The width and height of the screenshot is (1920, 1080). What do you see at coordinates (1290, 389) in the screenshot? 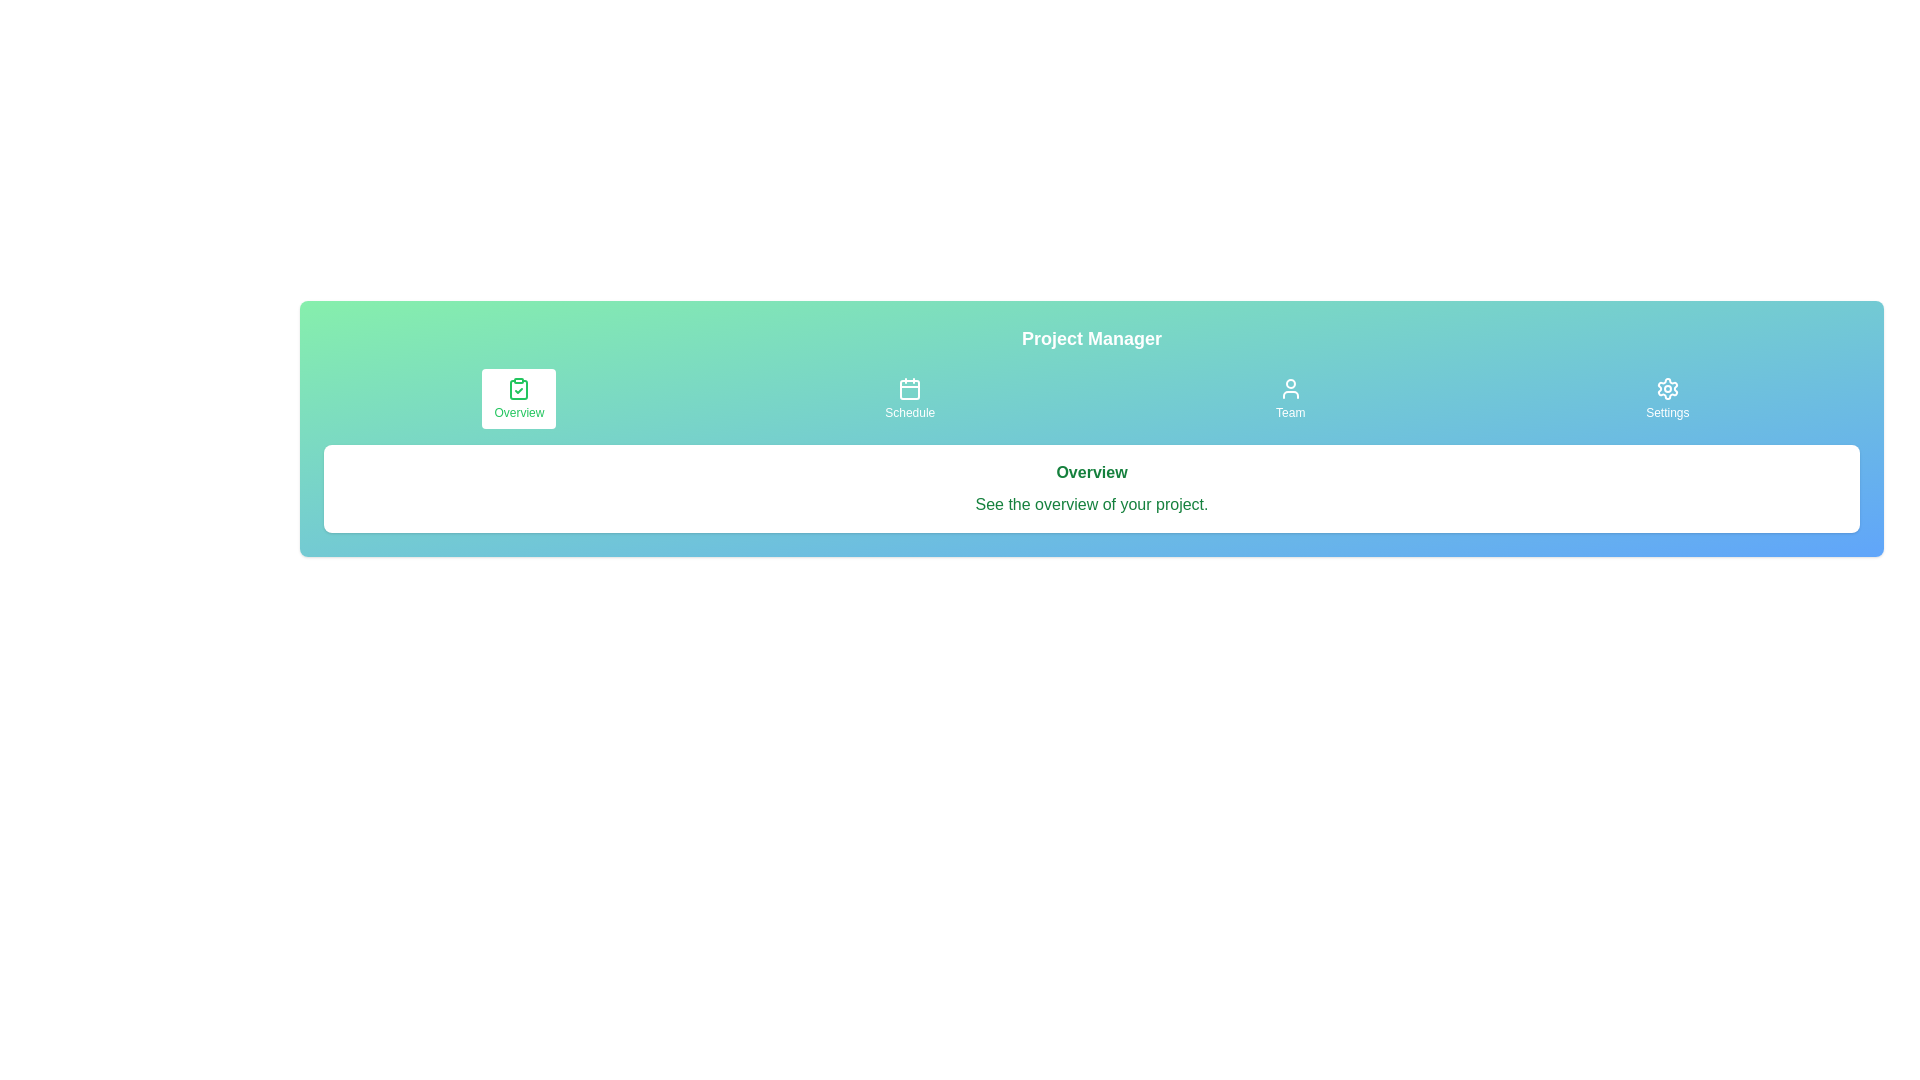
I see `the 'Team' button in the navigation bar` at bounding box center [1290, 389].